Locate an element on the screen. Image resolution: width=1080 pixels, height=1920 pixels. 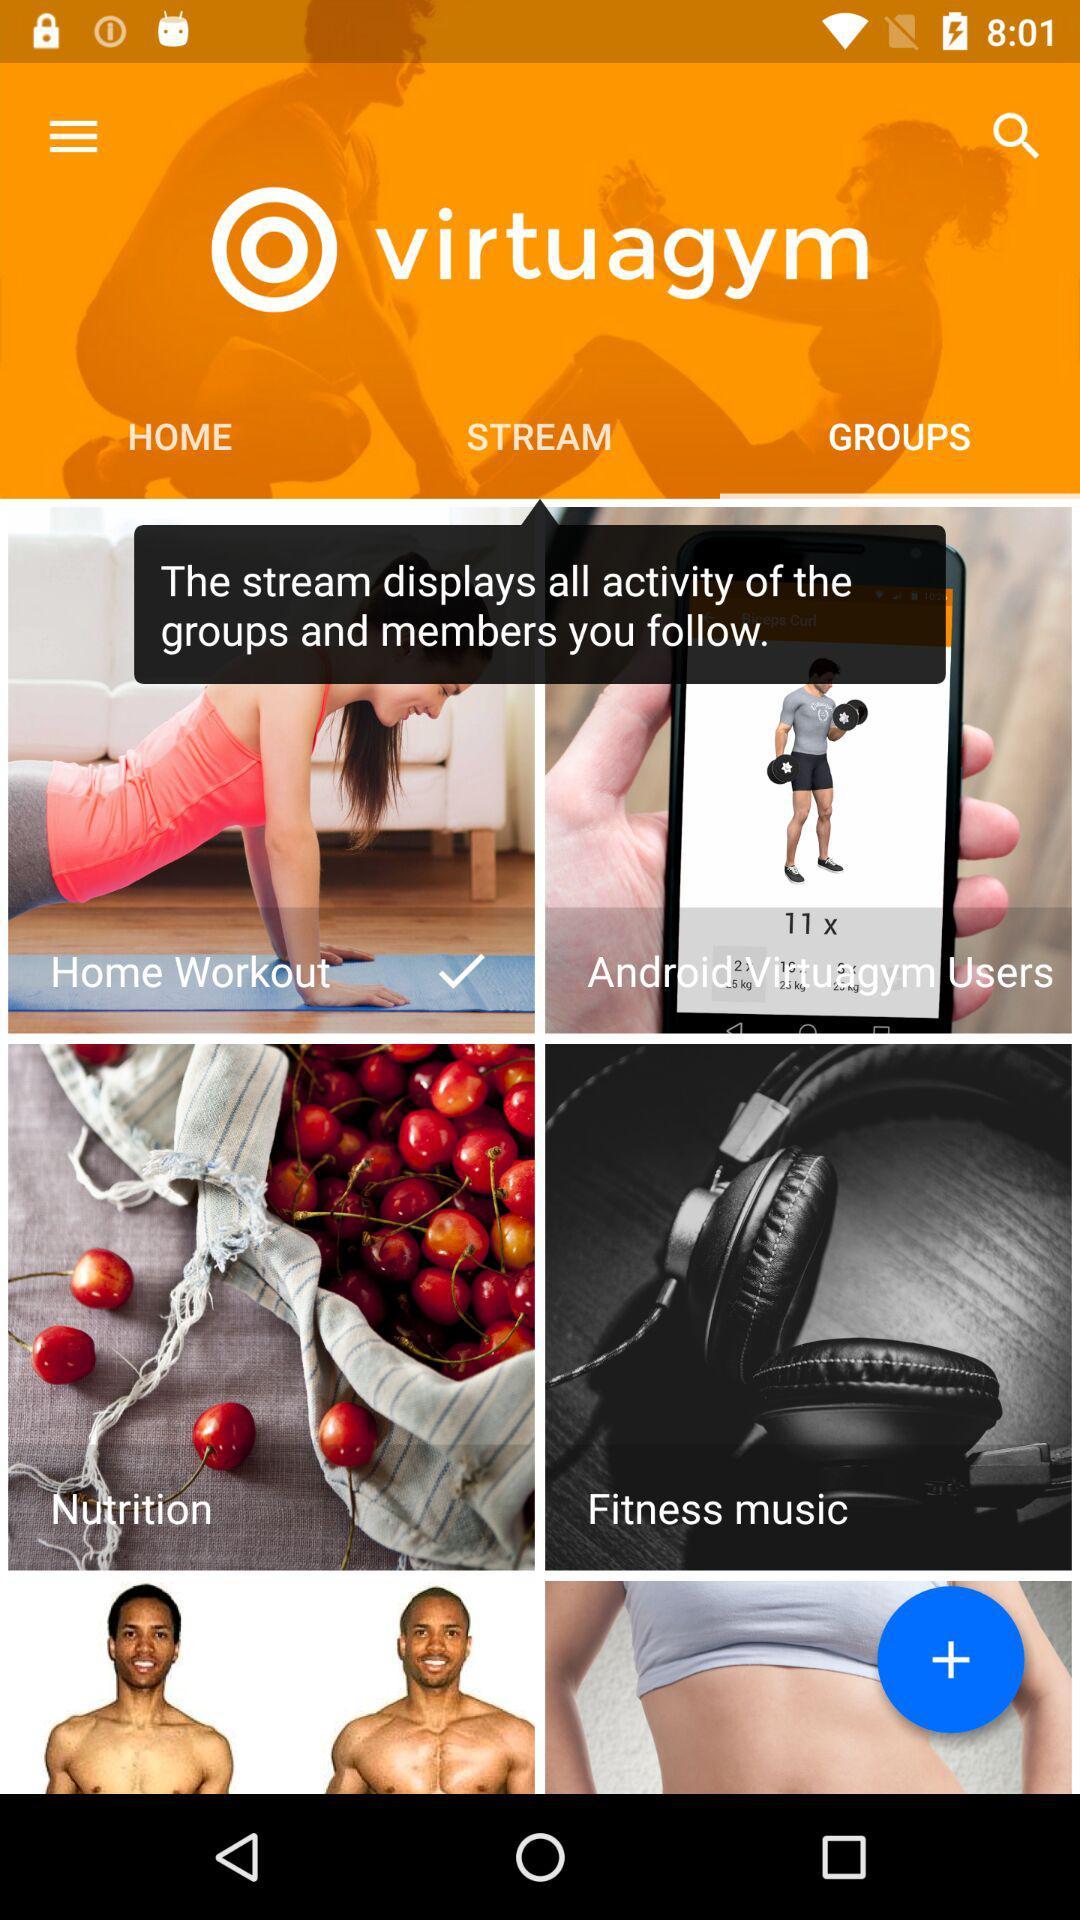
open up group is located at coordinates (271, 769).